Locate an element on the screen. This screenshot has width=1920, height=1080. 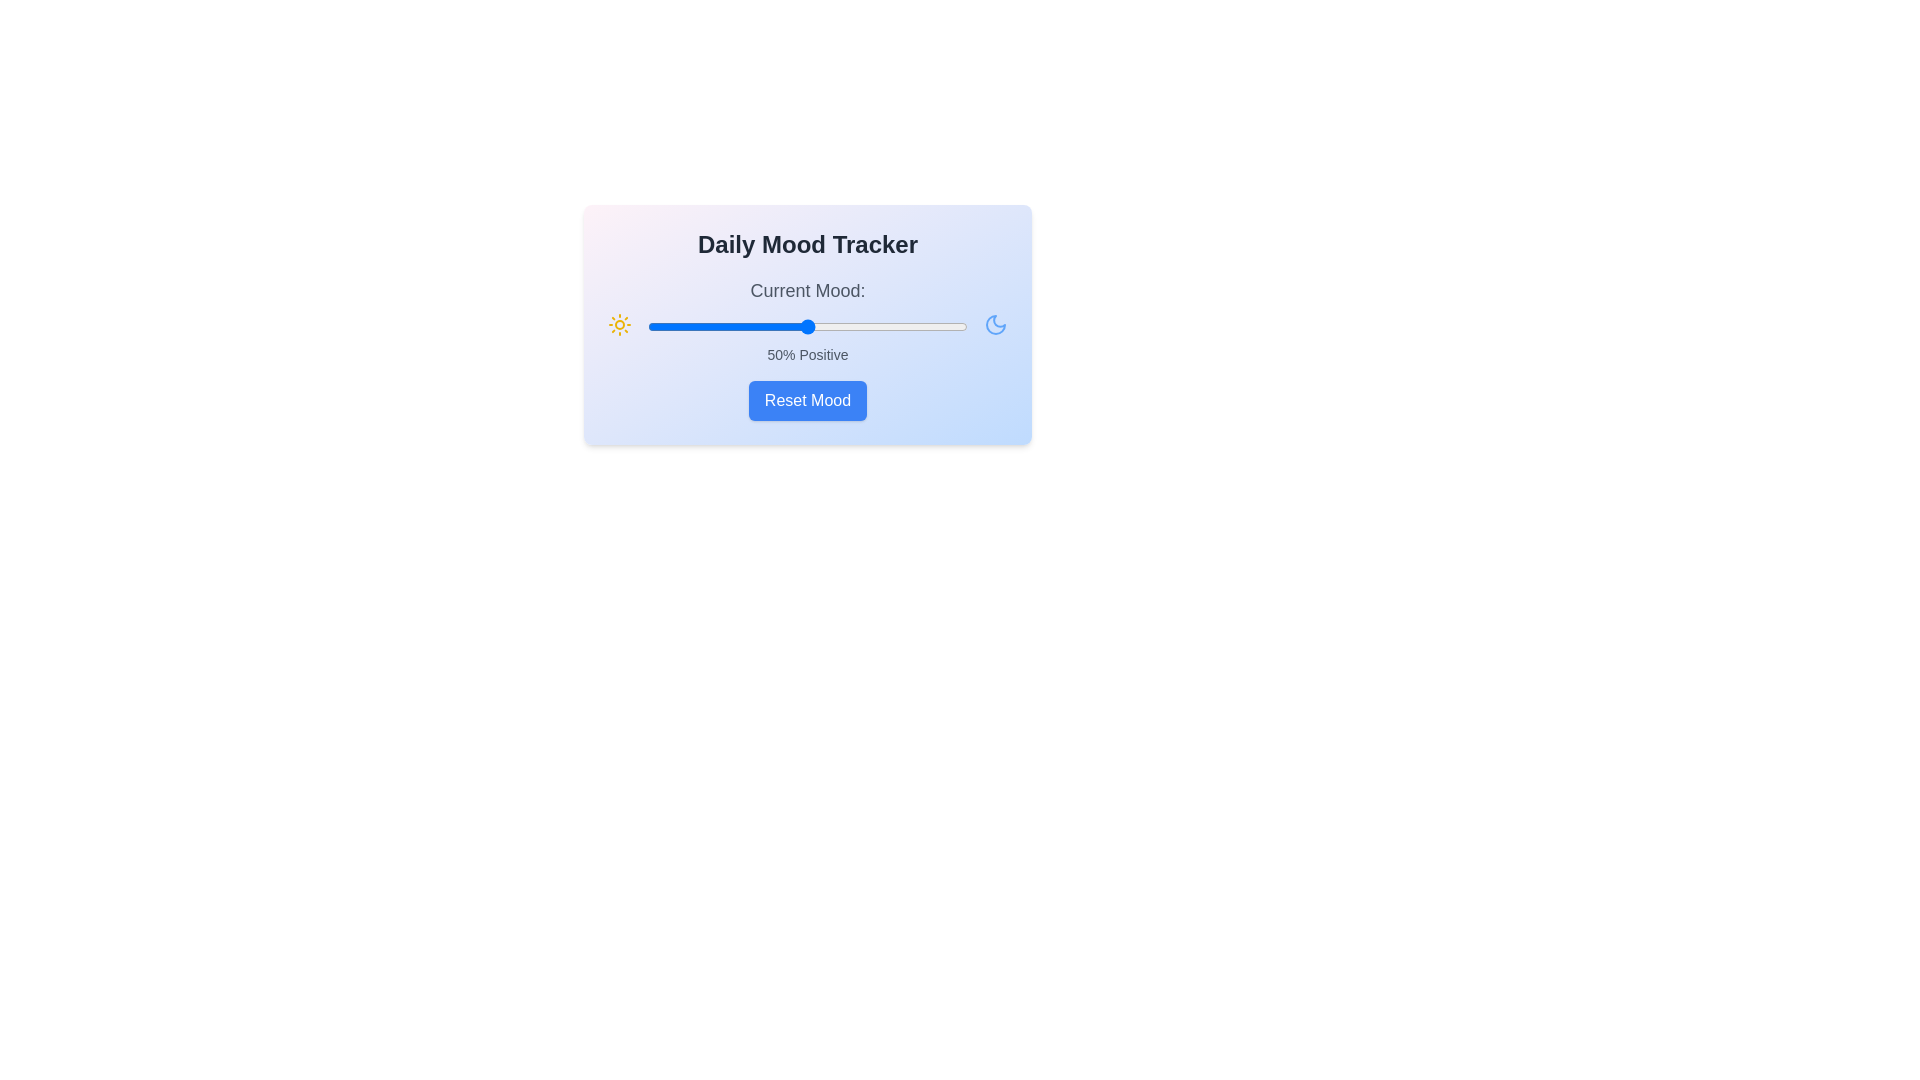
the mood slider is located at coordinates (846, 326).